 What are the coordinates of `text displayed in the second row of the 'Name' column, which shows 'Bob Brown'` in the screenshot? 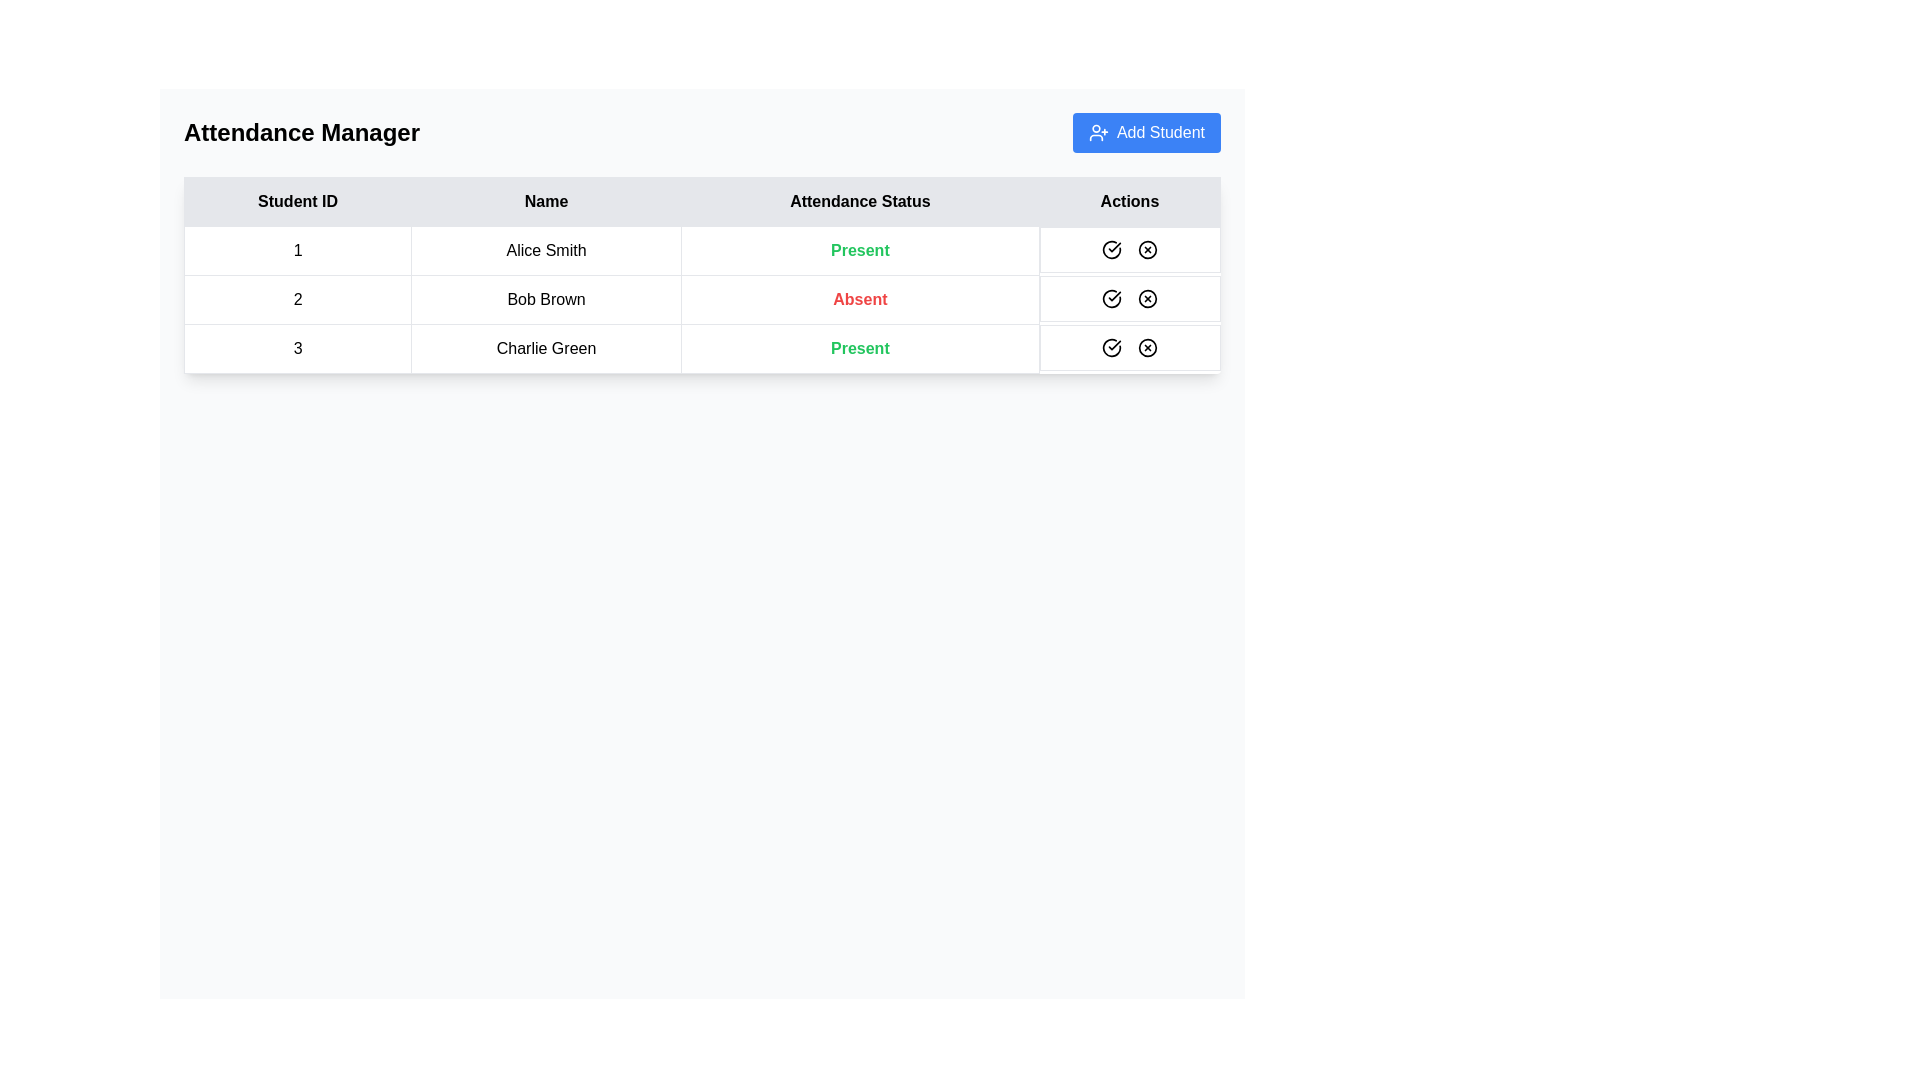 It's located at (546, 300).